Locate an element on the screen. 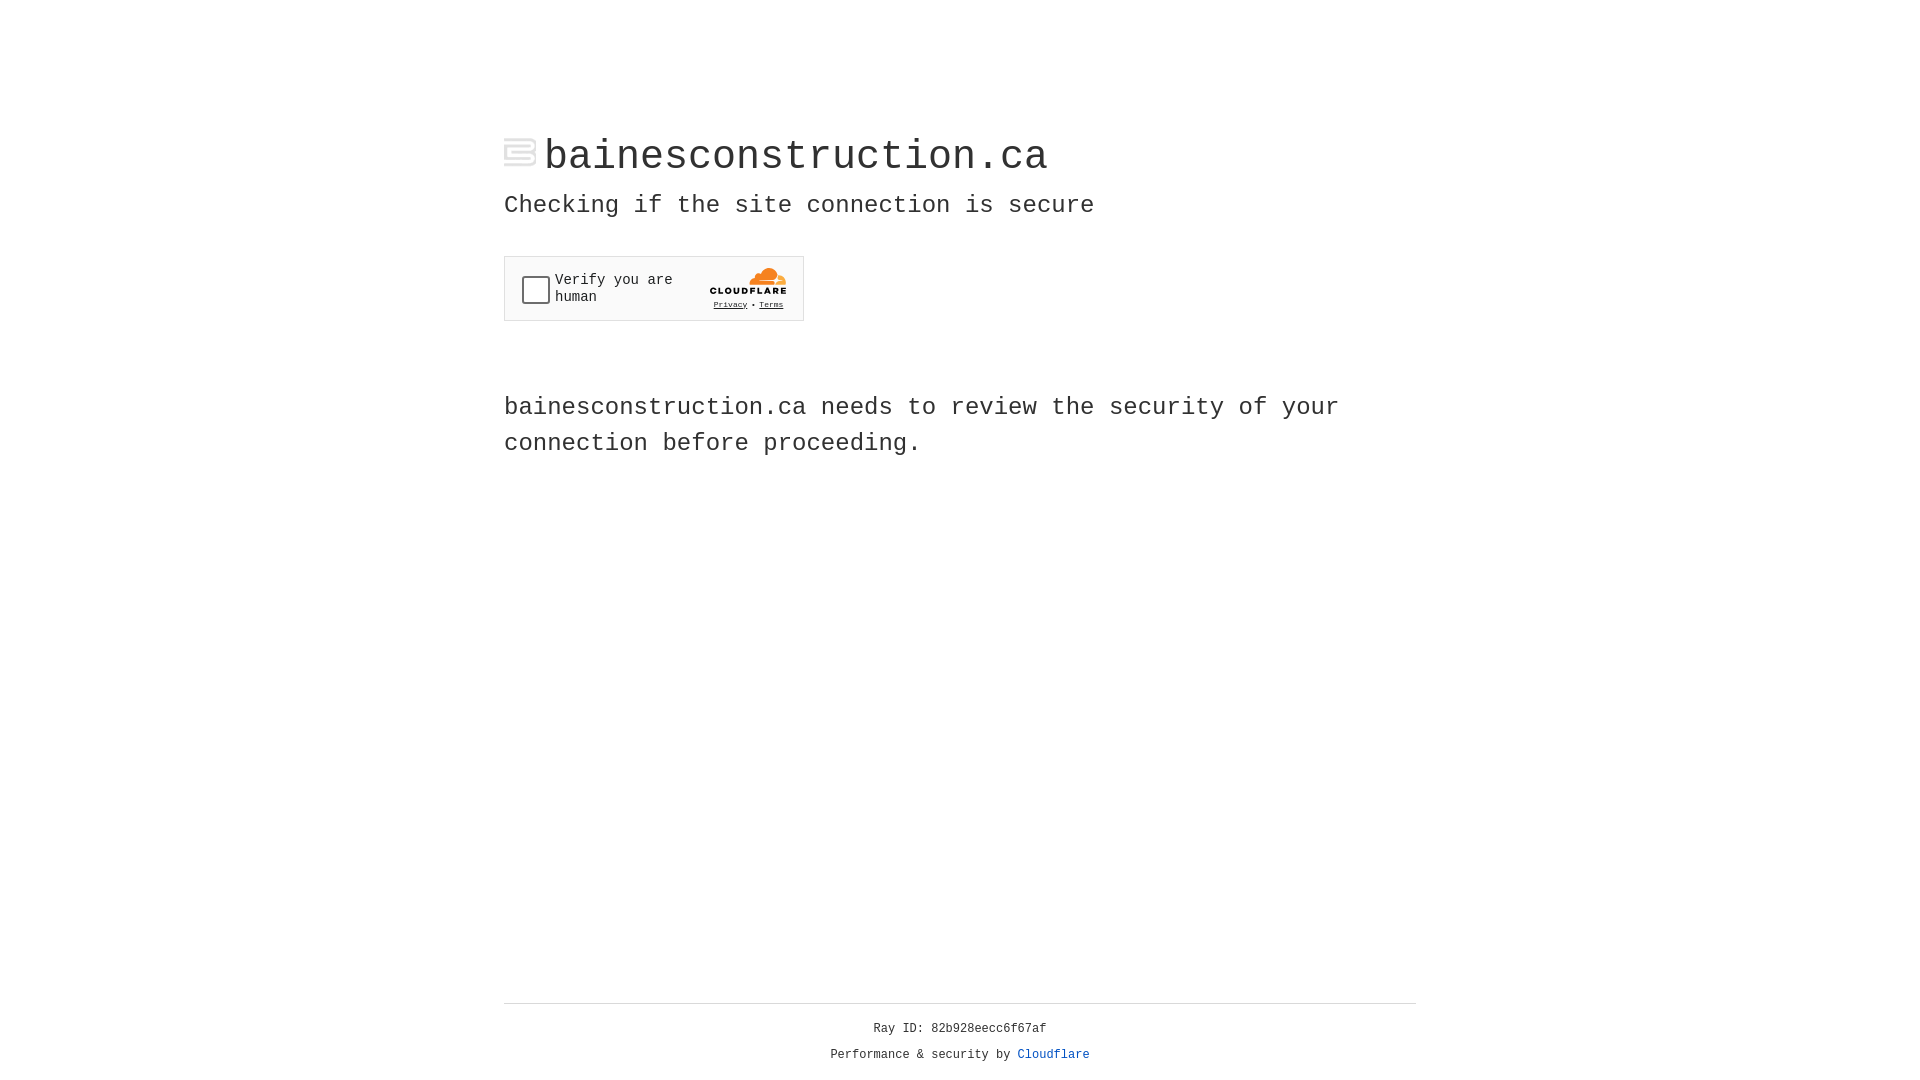 The image size is (1920, 1080). 'Widget containing a Cloudflare security challenge' is located at coordinates (653, 288).